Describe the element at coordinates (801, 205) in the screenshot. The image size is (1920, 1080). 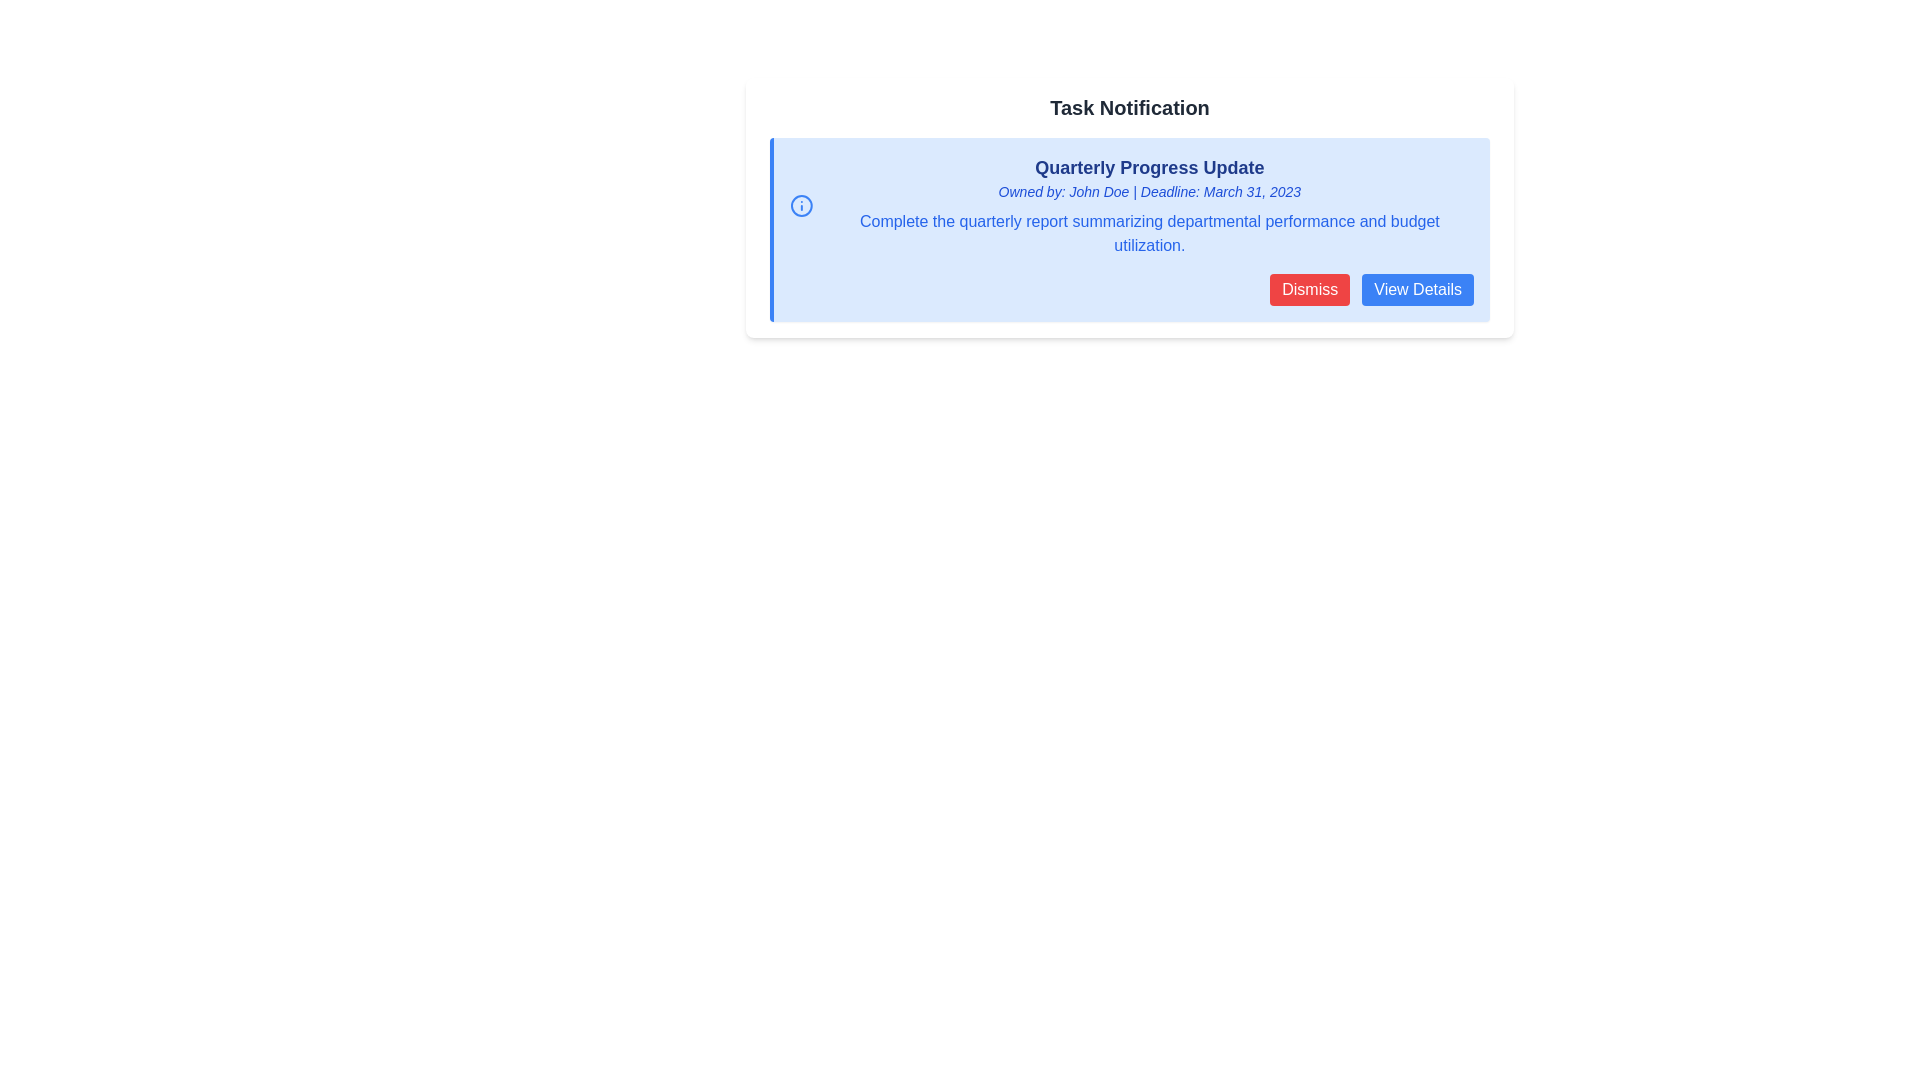
I see `the circle graphic within the SVG element that signifies notifications, located at the top-left corner of the notification panel` at that location.